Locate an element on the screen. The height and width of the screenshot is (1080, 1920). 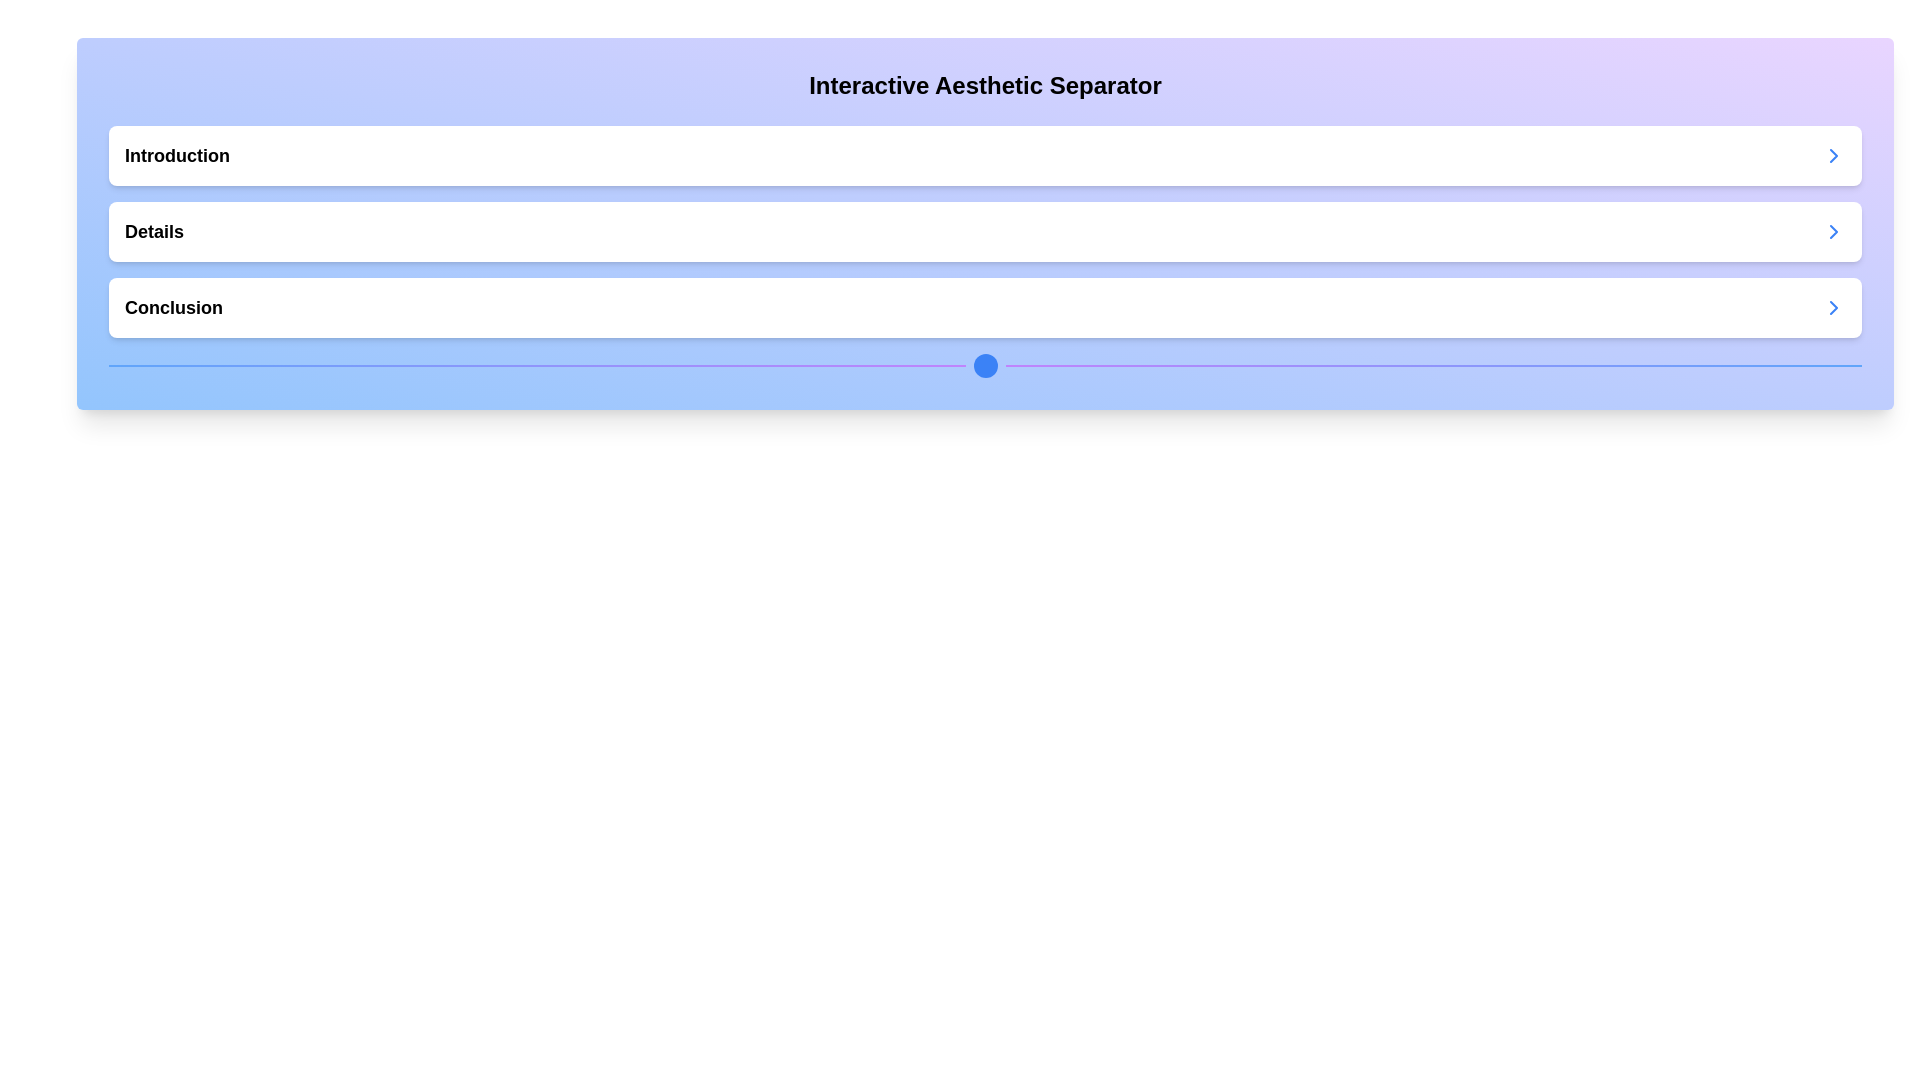
the 'Details' text label, which is a bold black label located in the middle row of a vertical list, adjacent to a right-pointing chevron icon is located at coordinates (153, 230).